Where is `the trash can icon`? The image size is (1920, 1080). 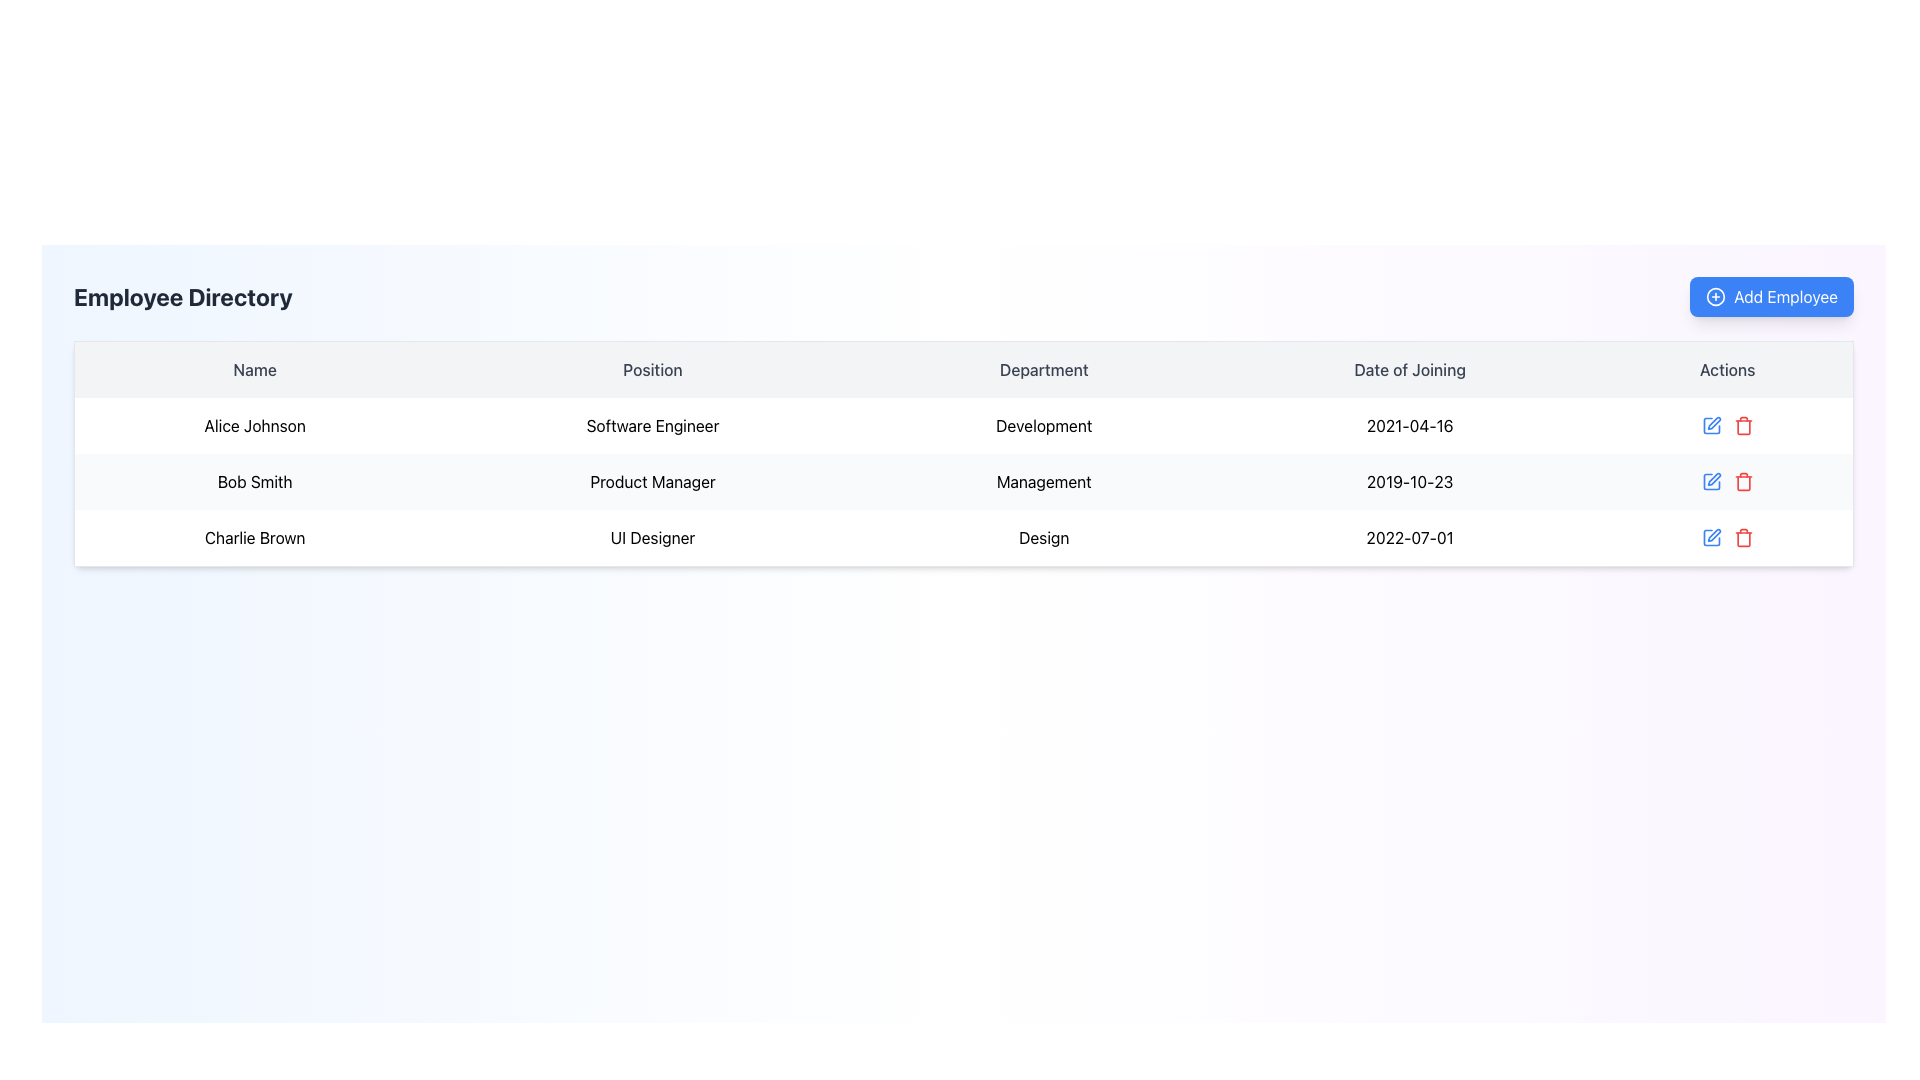
the trash can icon is located at coordinates (1742, 482).